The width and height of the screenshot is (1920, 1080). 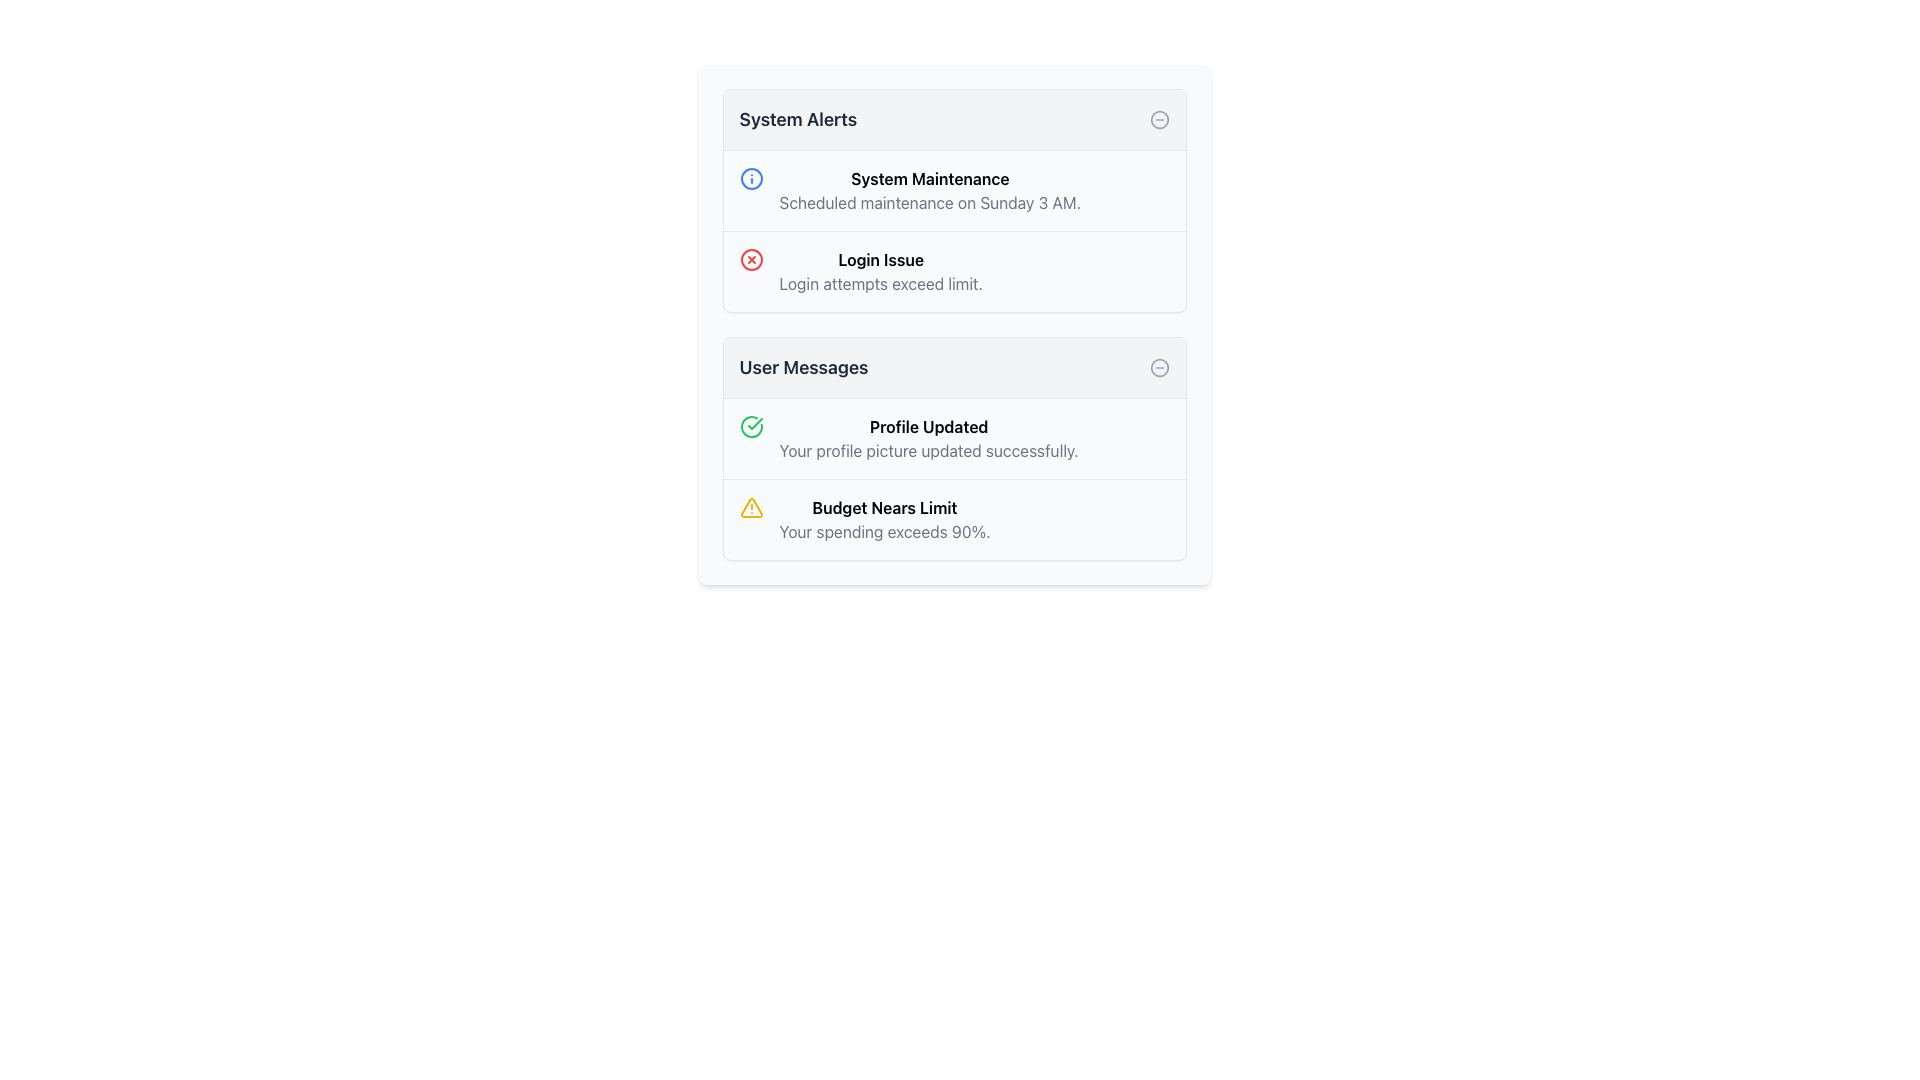 What do you see at coordinates (750, 426) in the screenshot?
I see `the green circular icon with a white checkmark located in the 'User Messages' section, to the left of the 'Profile Updated' text` at bounding box center [750, 426].